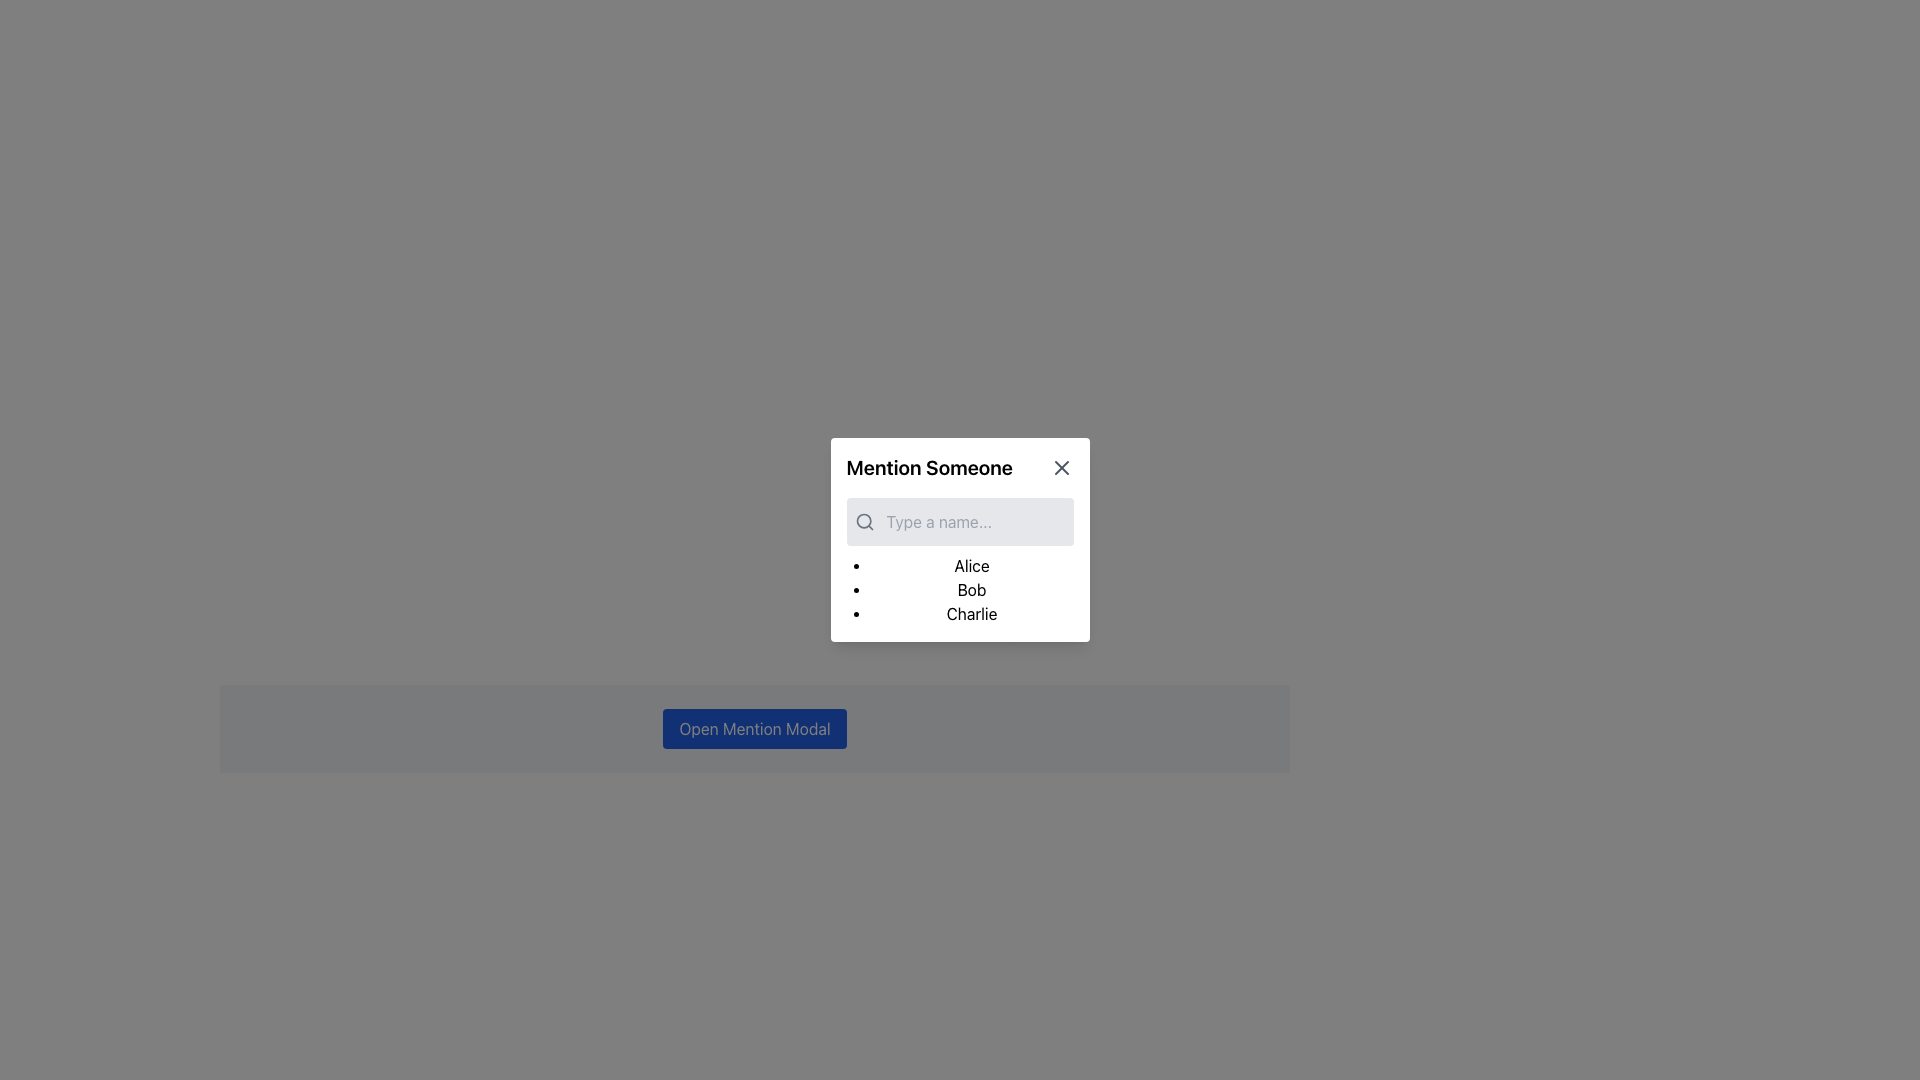  Describe the element at coordinates (971, 612) in the screenshot. I see `the third item in the vertical bullet list within the modal dialog` at that location.